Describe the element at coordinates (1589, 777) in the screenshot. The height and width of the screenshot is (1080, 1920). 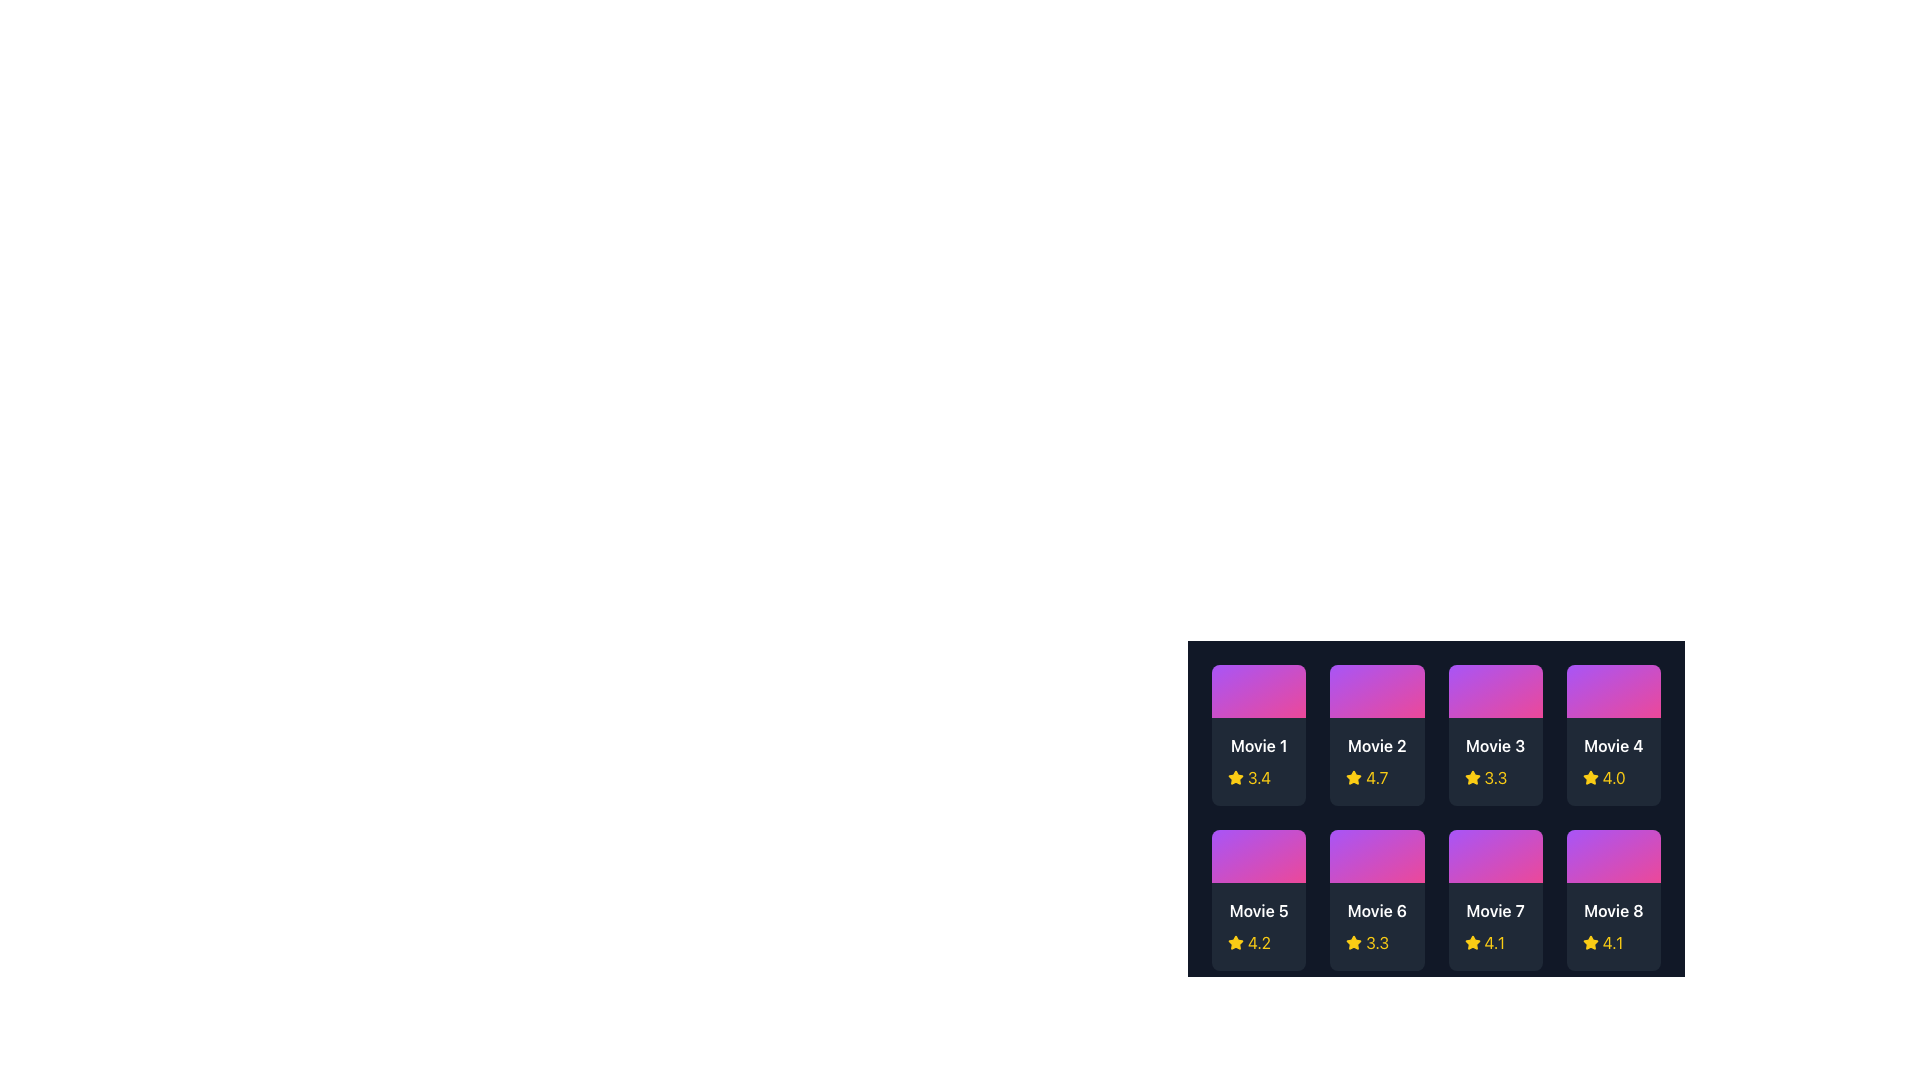
I see `the yellow filled star-shaped icon, which is visually grouped with the numerical text '4.0' below the 'Movie 4' title` at that location.